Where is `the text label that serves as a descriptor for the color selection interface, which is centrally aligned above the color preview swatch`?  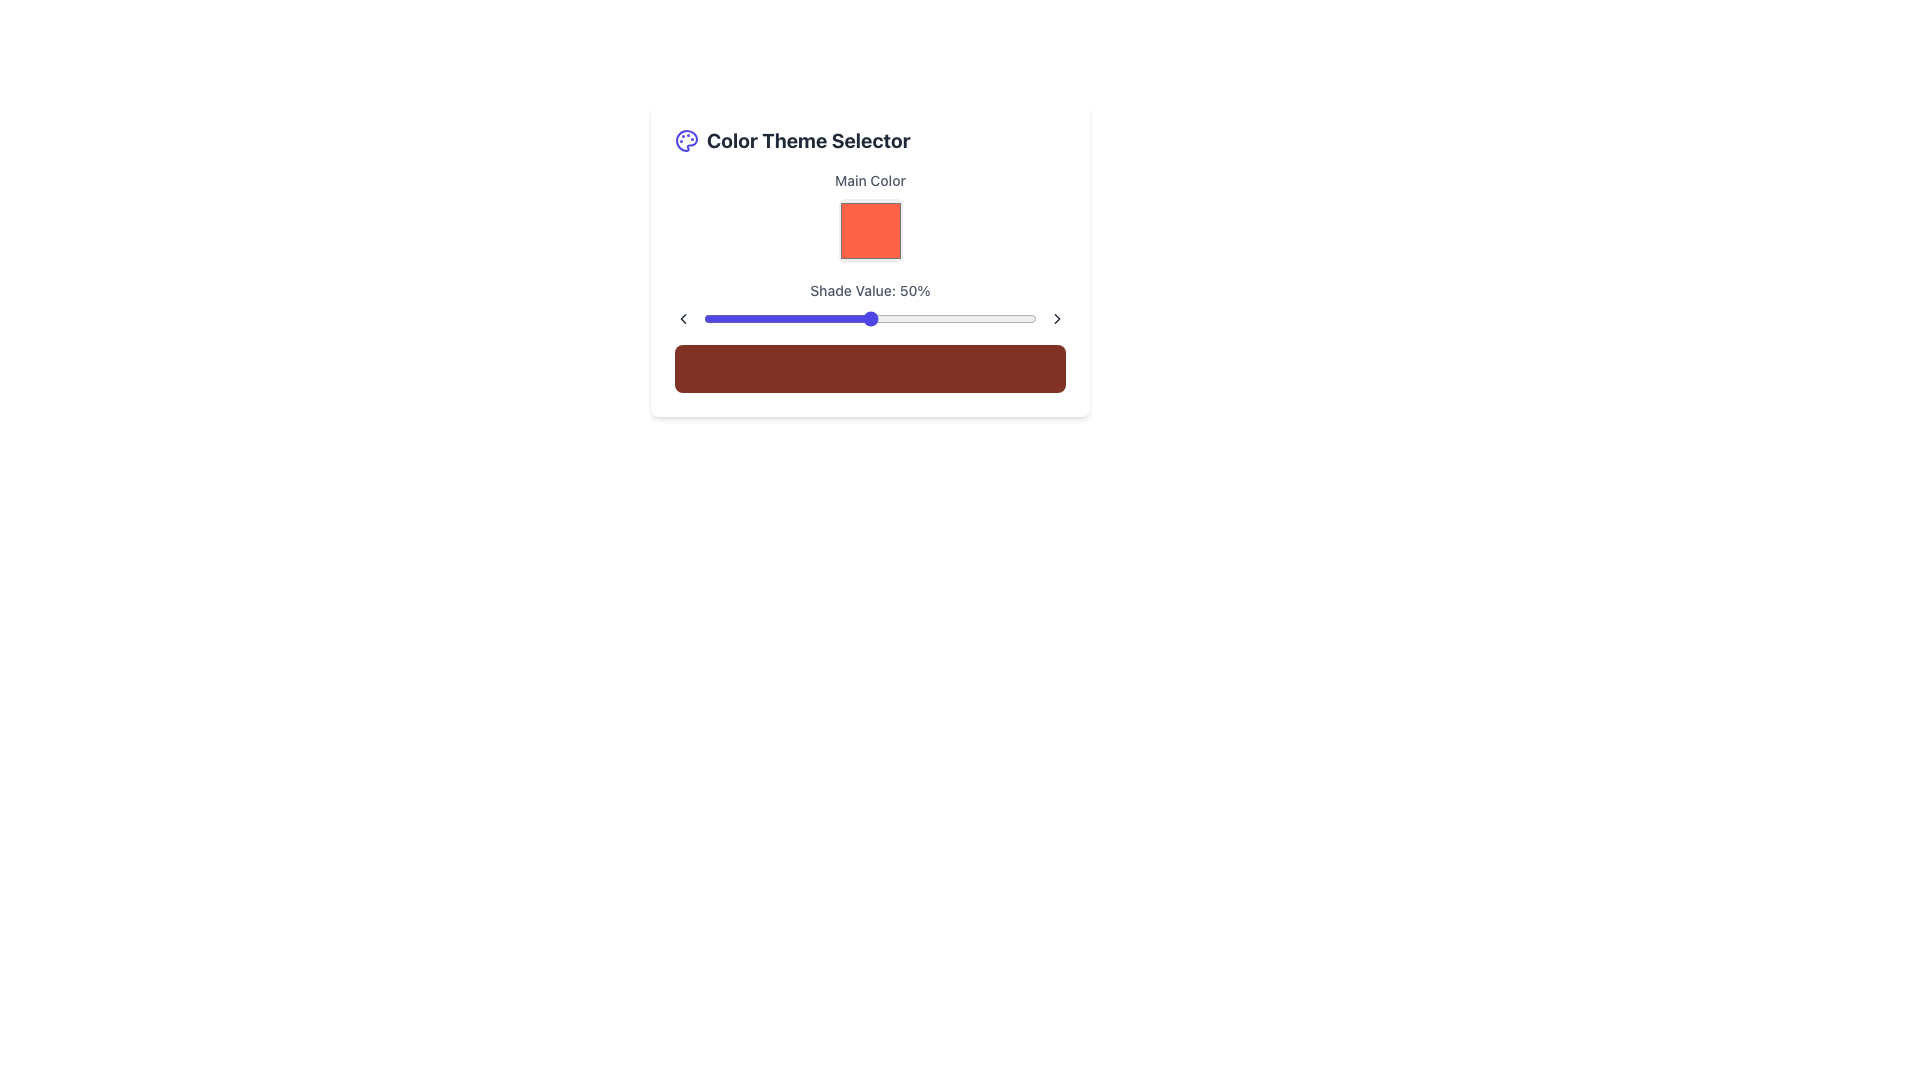 the text label that serves as a descriptor for the color selection interface, which is centrally aligned above the color preview swatch is located at coordinates (870, 181).